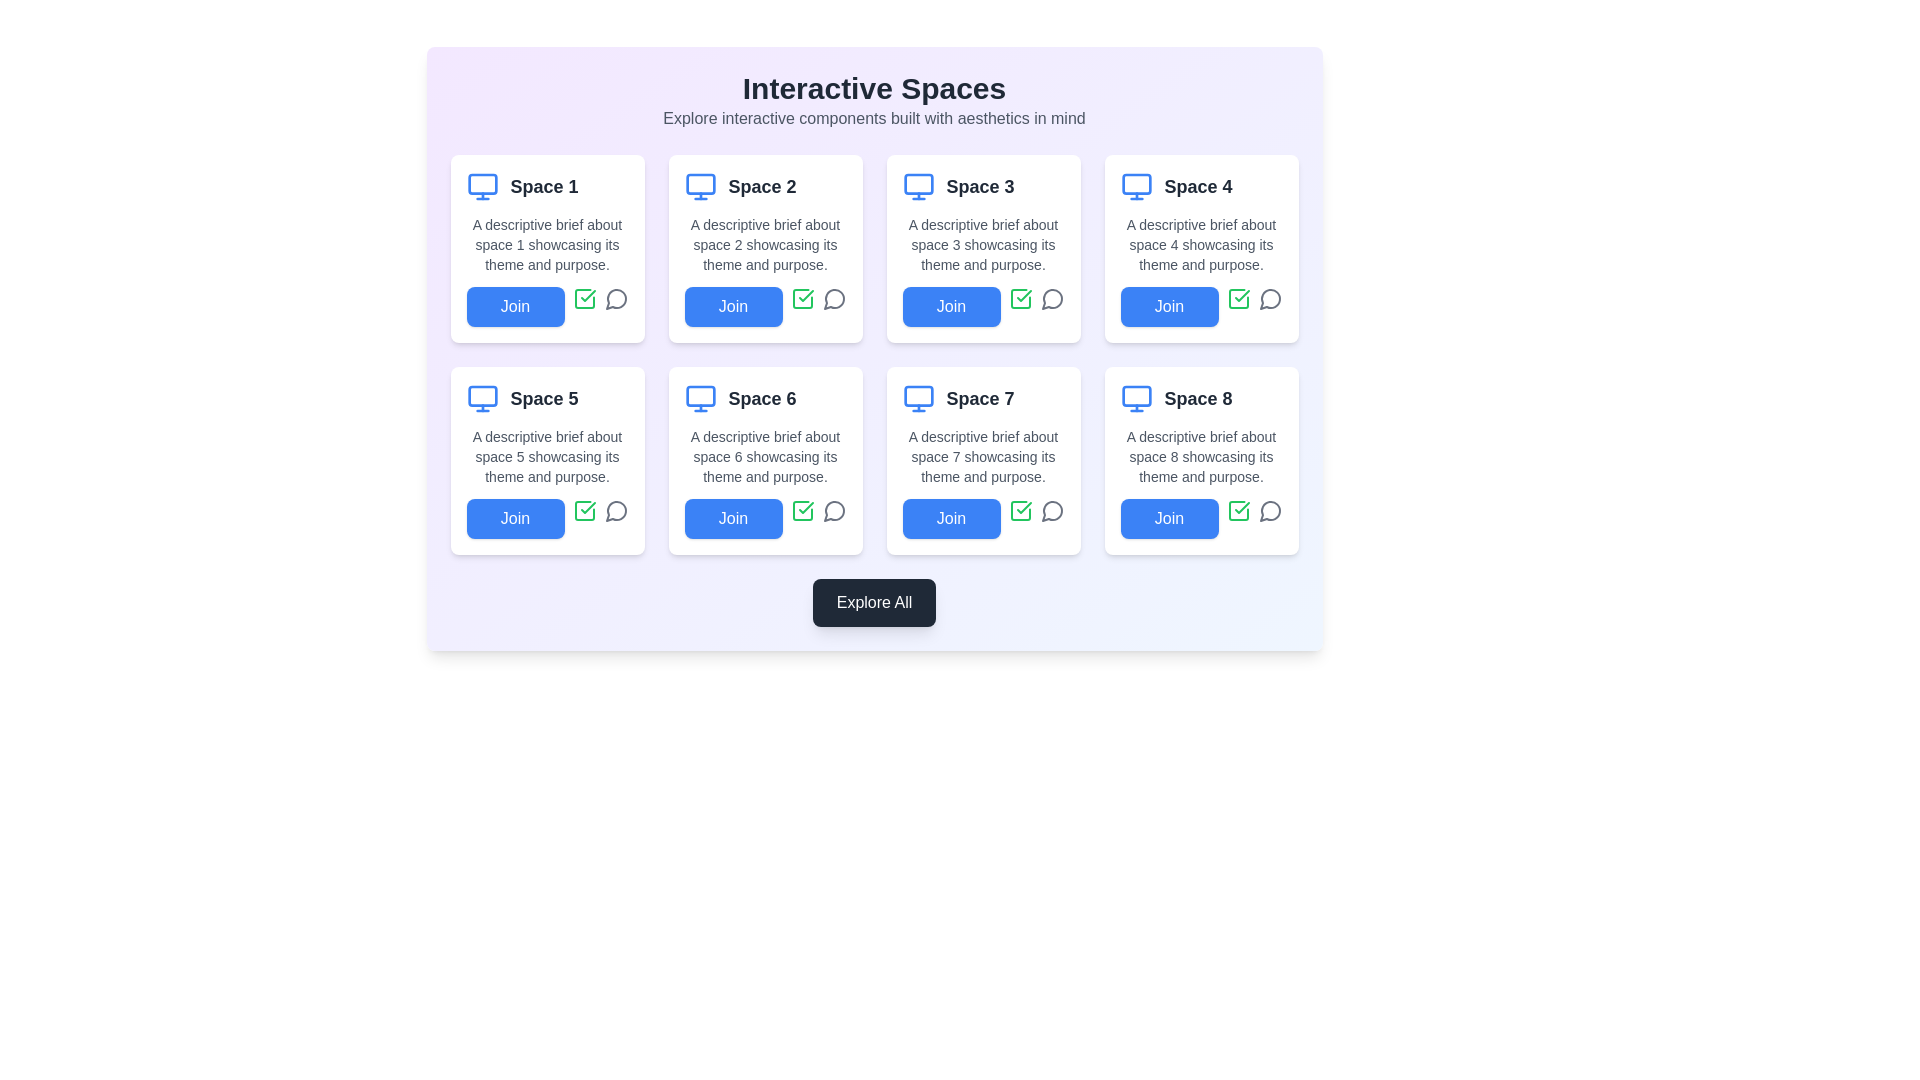  Describe the element at coordinates (1200, 244) in the screenshot. I see `the paragraph styled with a light gray font below the heading 'Space 4' in the fourth card of the grid layout` at that location.